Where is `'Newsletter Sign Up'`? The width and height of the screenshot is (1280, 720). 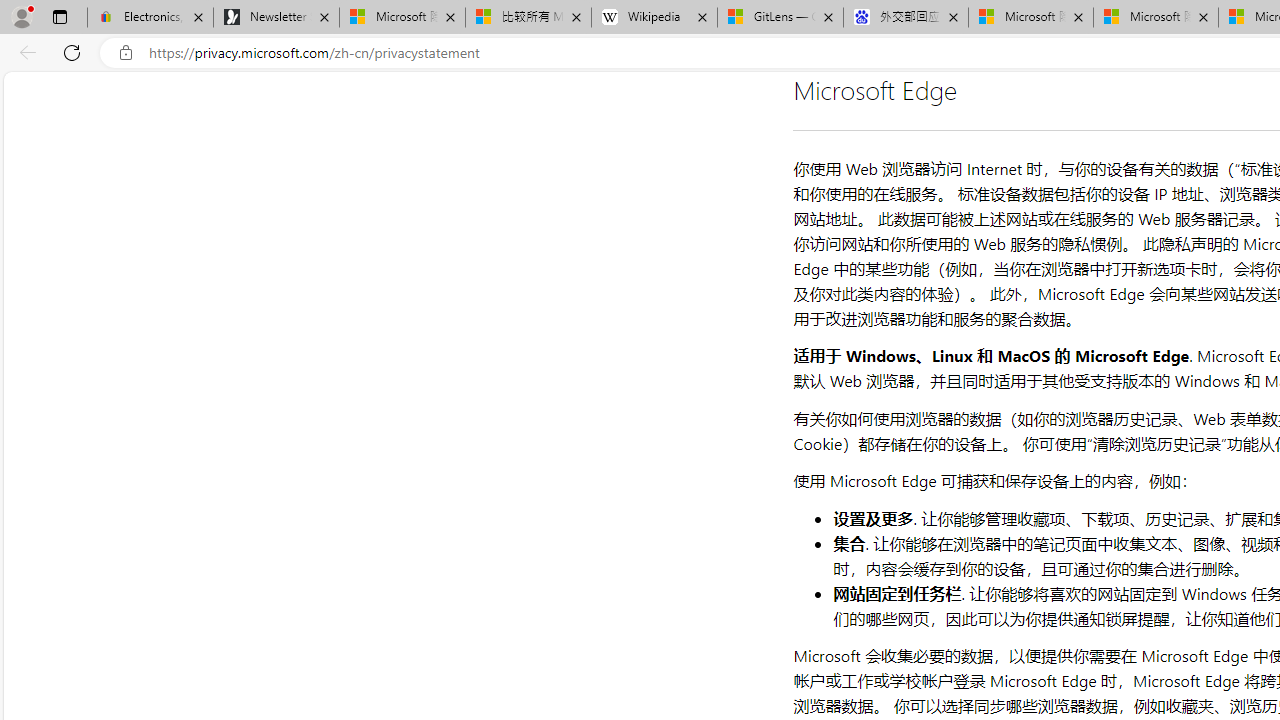 'Newsletter Sign Up' is located at coordinates (275, 17).